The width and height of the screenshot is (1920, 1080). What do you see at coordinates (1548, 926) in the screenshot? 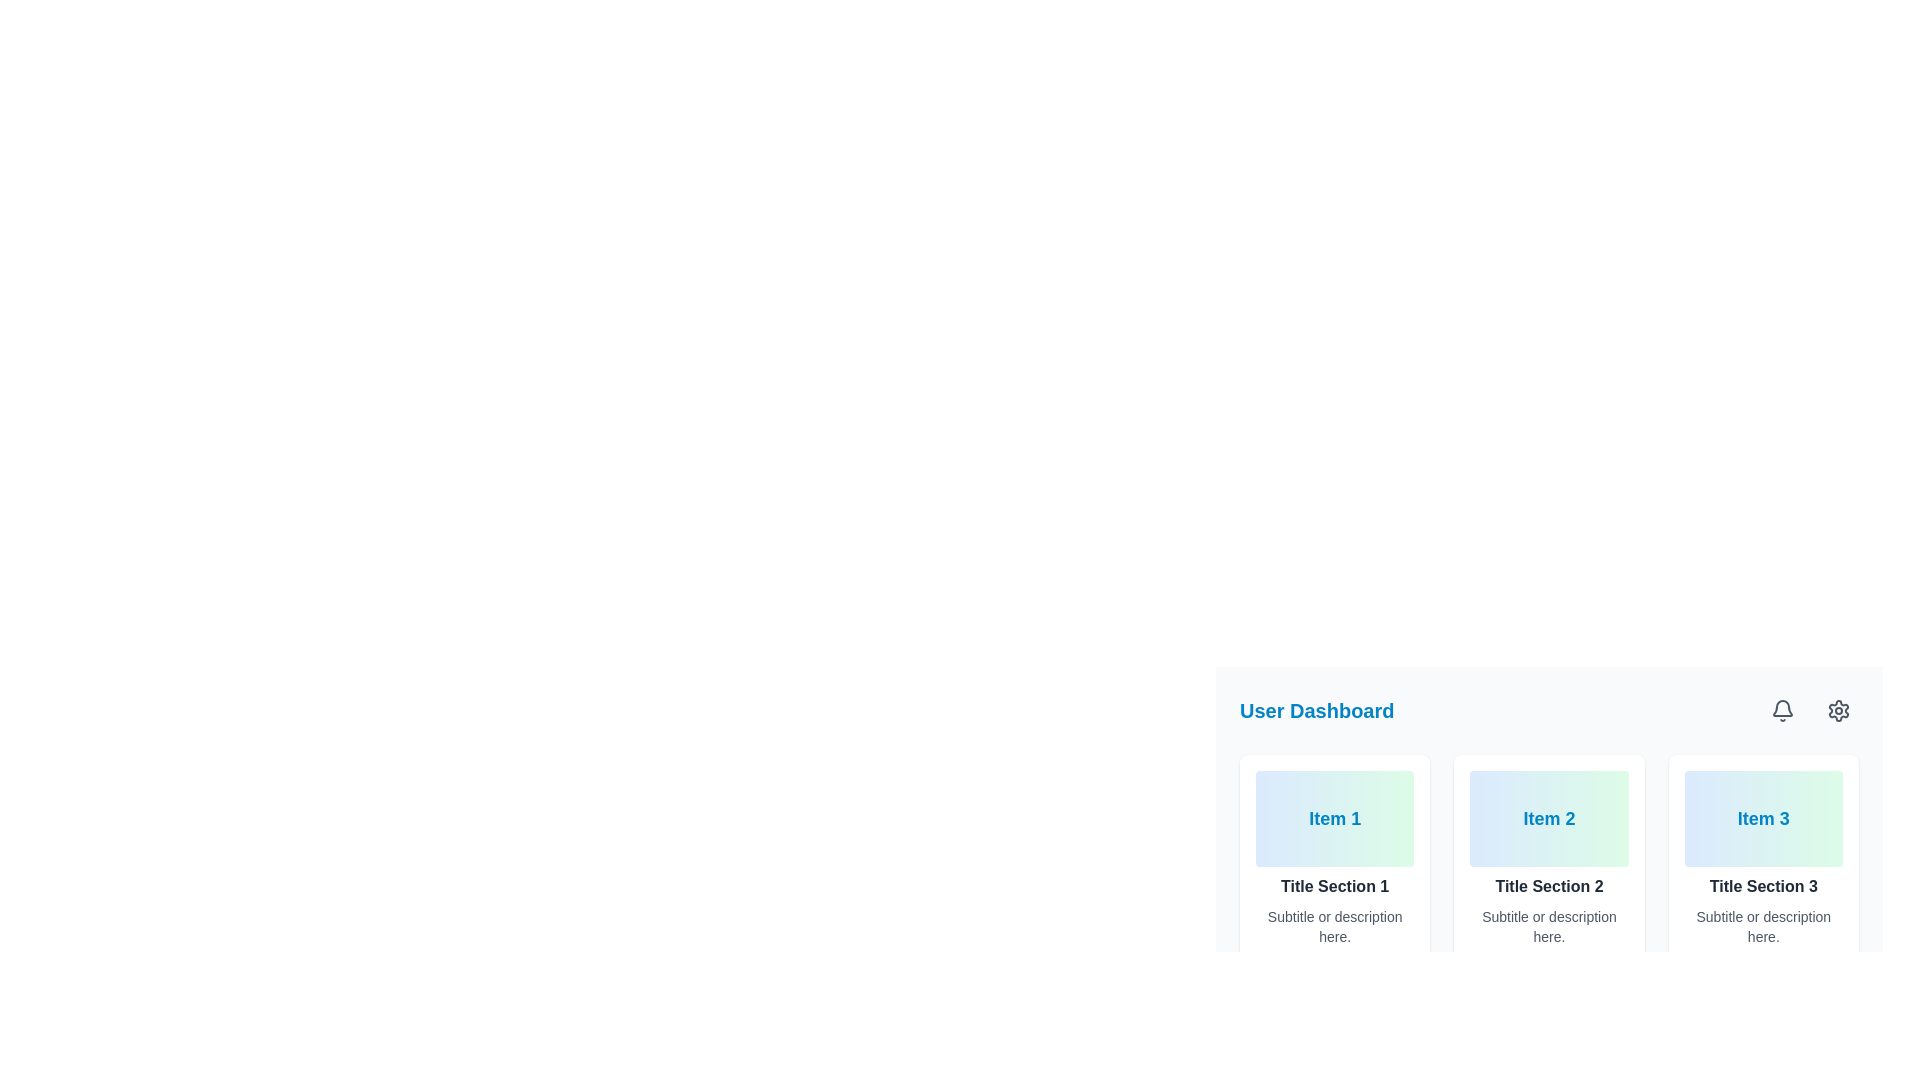
I see `the descriptive text element located below 'Title Section 2' in the middle card of three cards` at bounding box center [1548, 926].